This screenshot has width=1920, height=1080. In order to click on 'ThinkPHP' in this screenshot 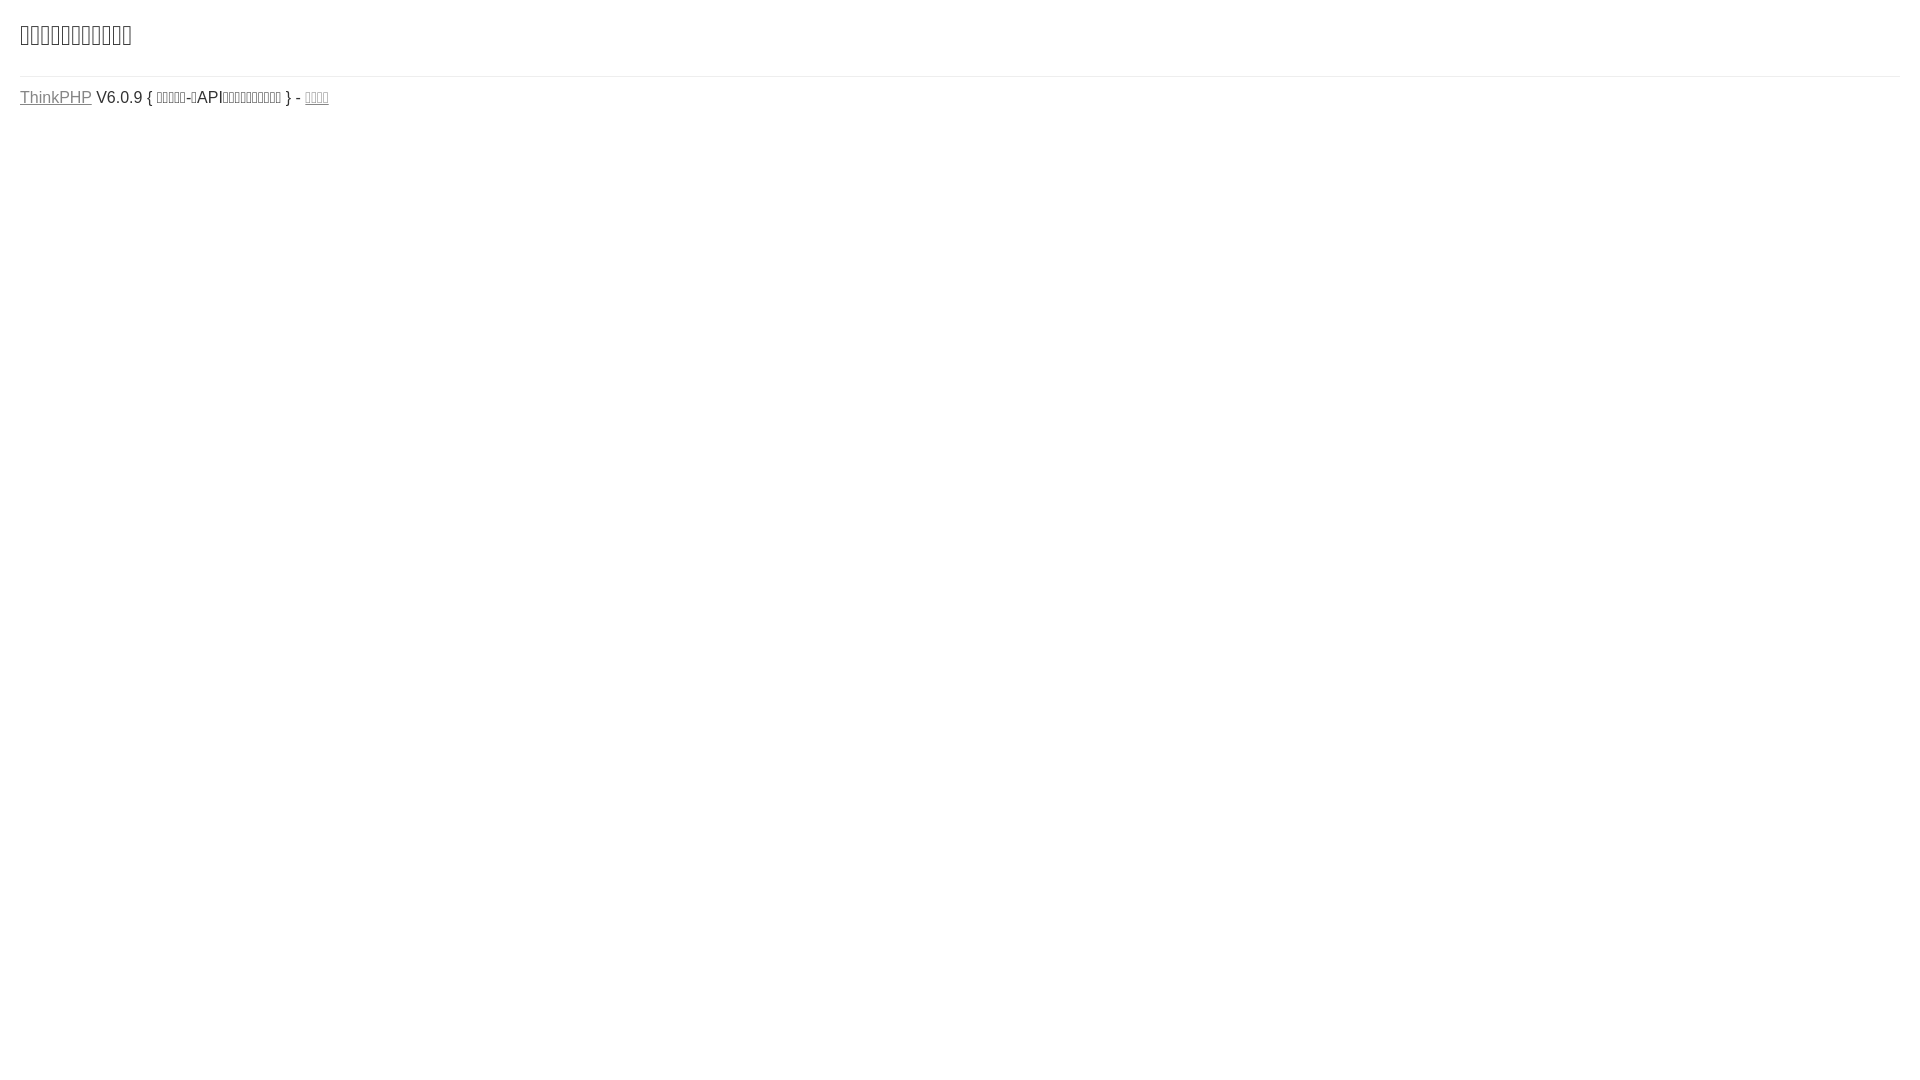, I will do `click(56, 97)`.